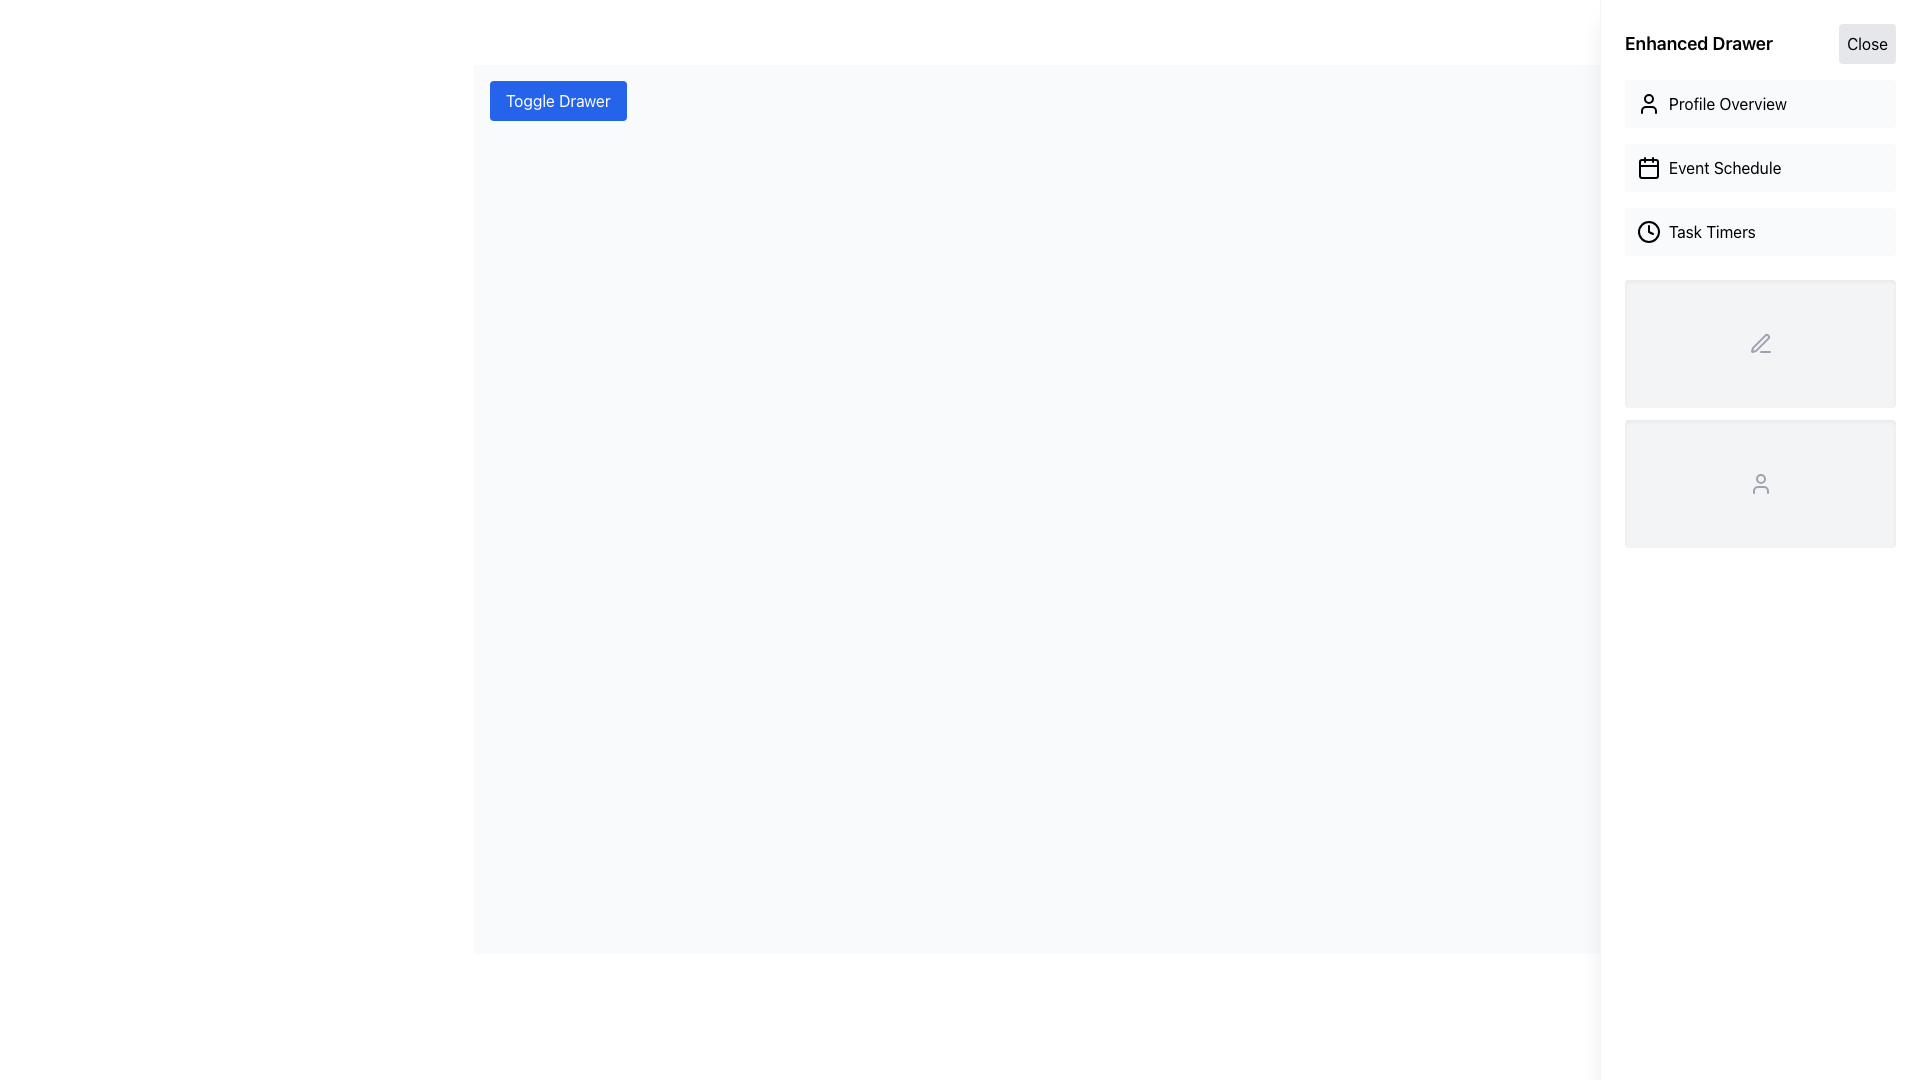  Describe the element at coordinates (1649, 230) in the screenshot. I see `the circular border of the clock icon located to the left of the 'Task Timers' text, which is the third item under the 'Enhanced Drawer' heading in the right-hand sidebar` at that location.